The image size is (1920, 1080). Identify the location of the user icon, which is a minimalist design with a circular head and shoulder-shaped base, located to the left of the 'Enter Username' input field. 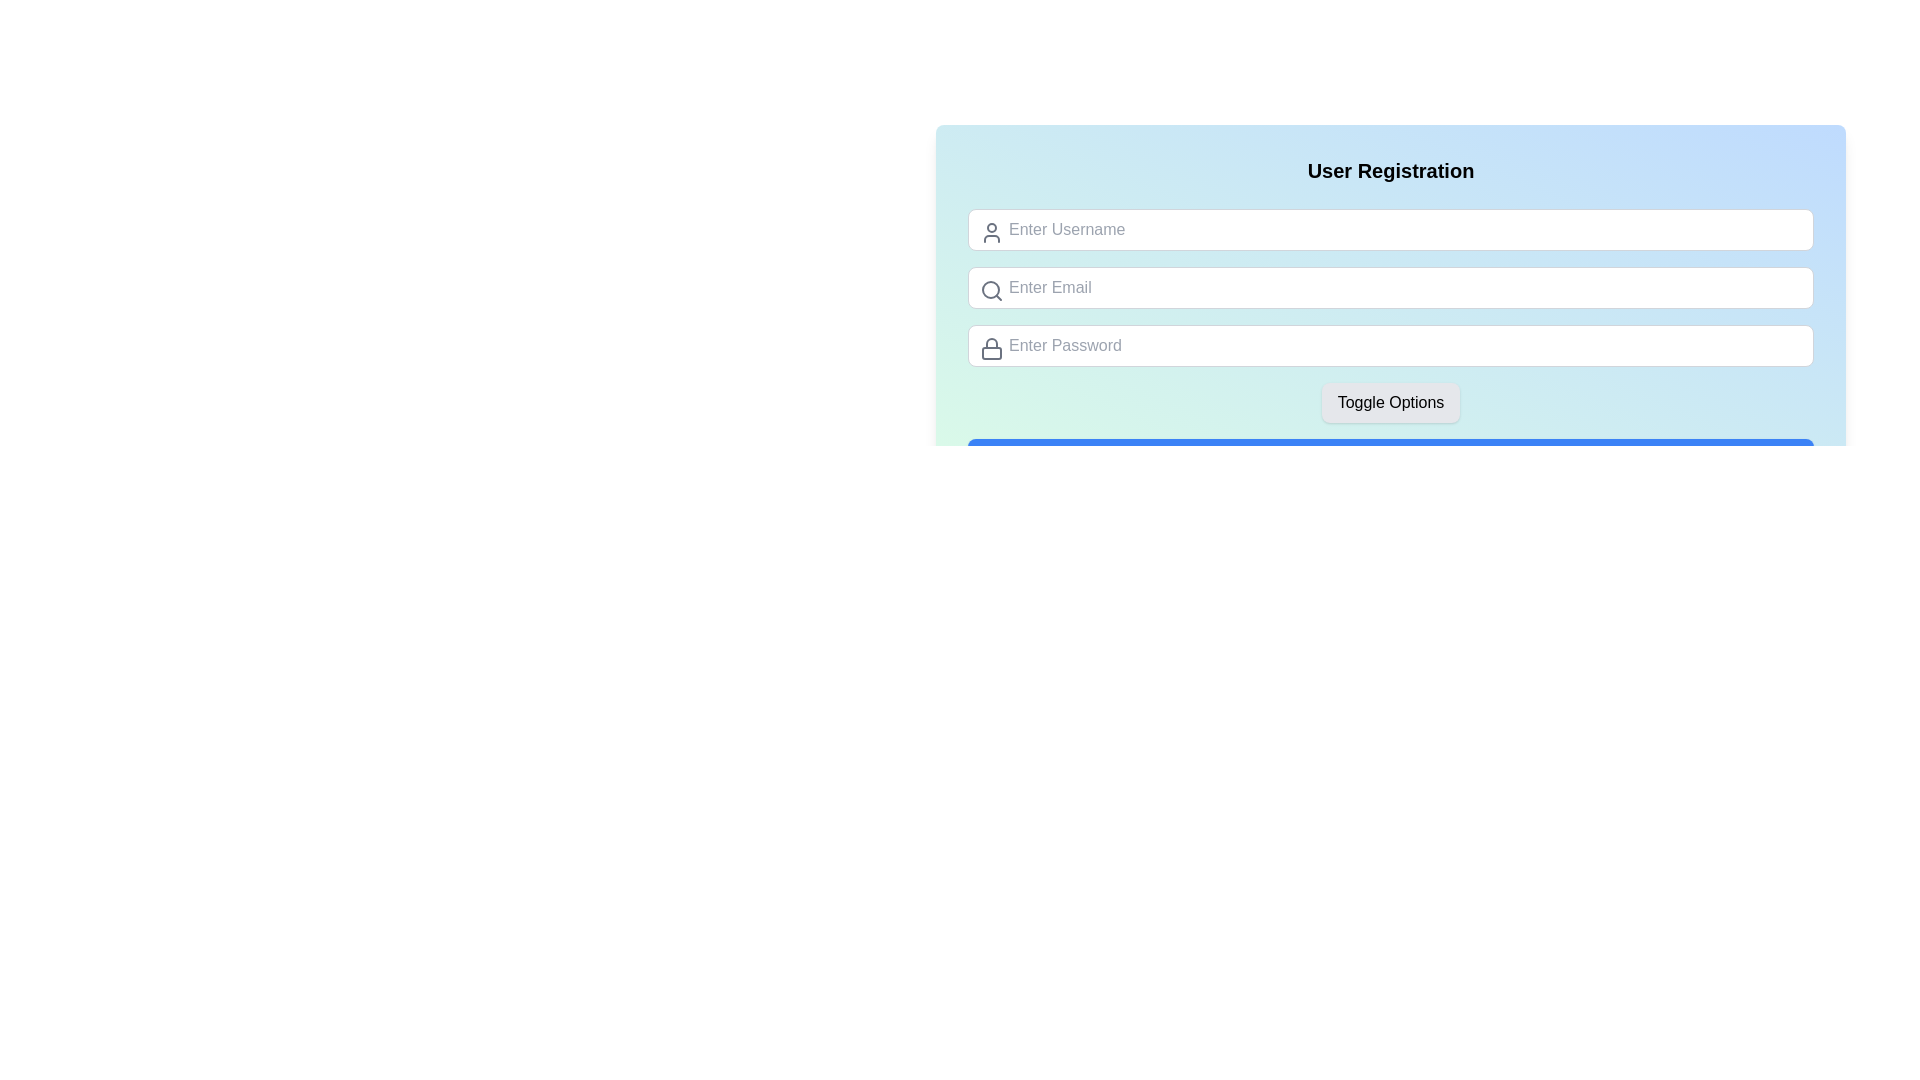
(992, 231).